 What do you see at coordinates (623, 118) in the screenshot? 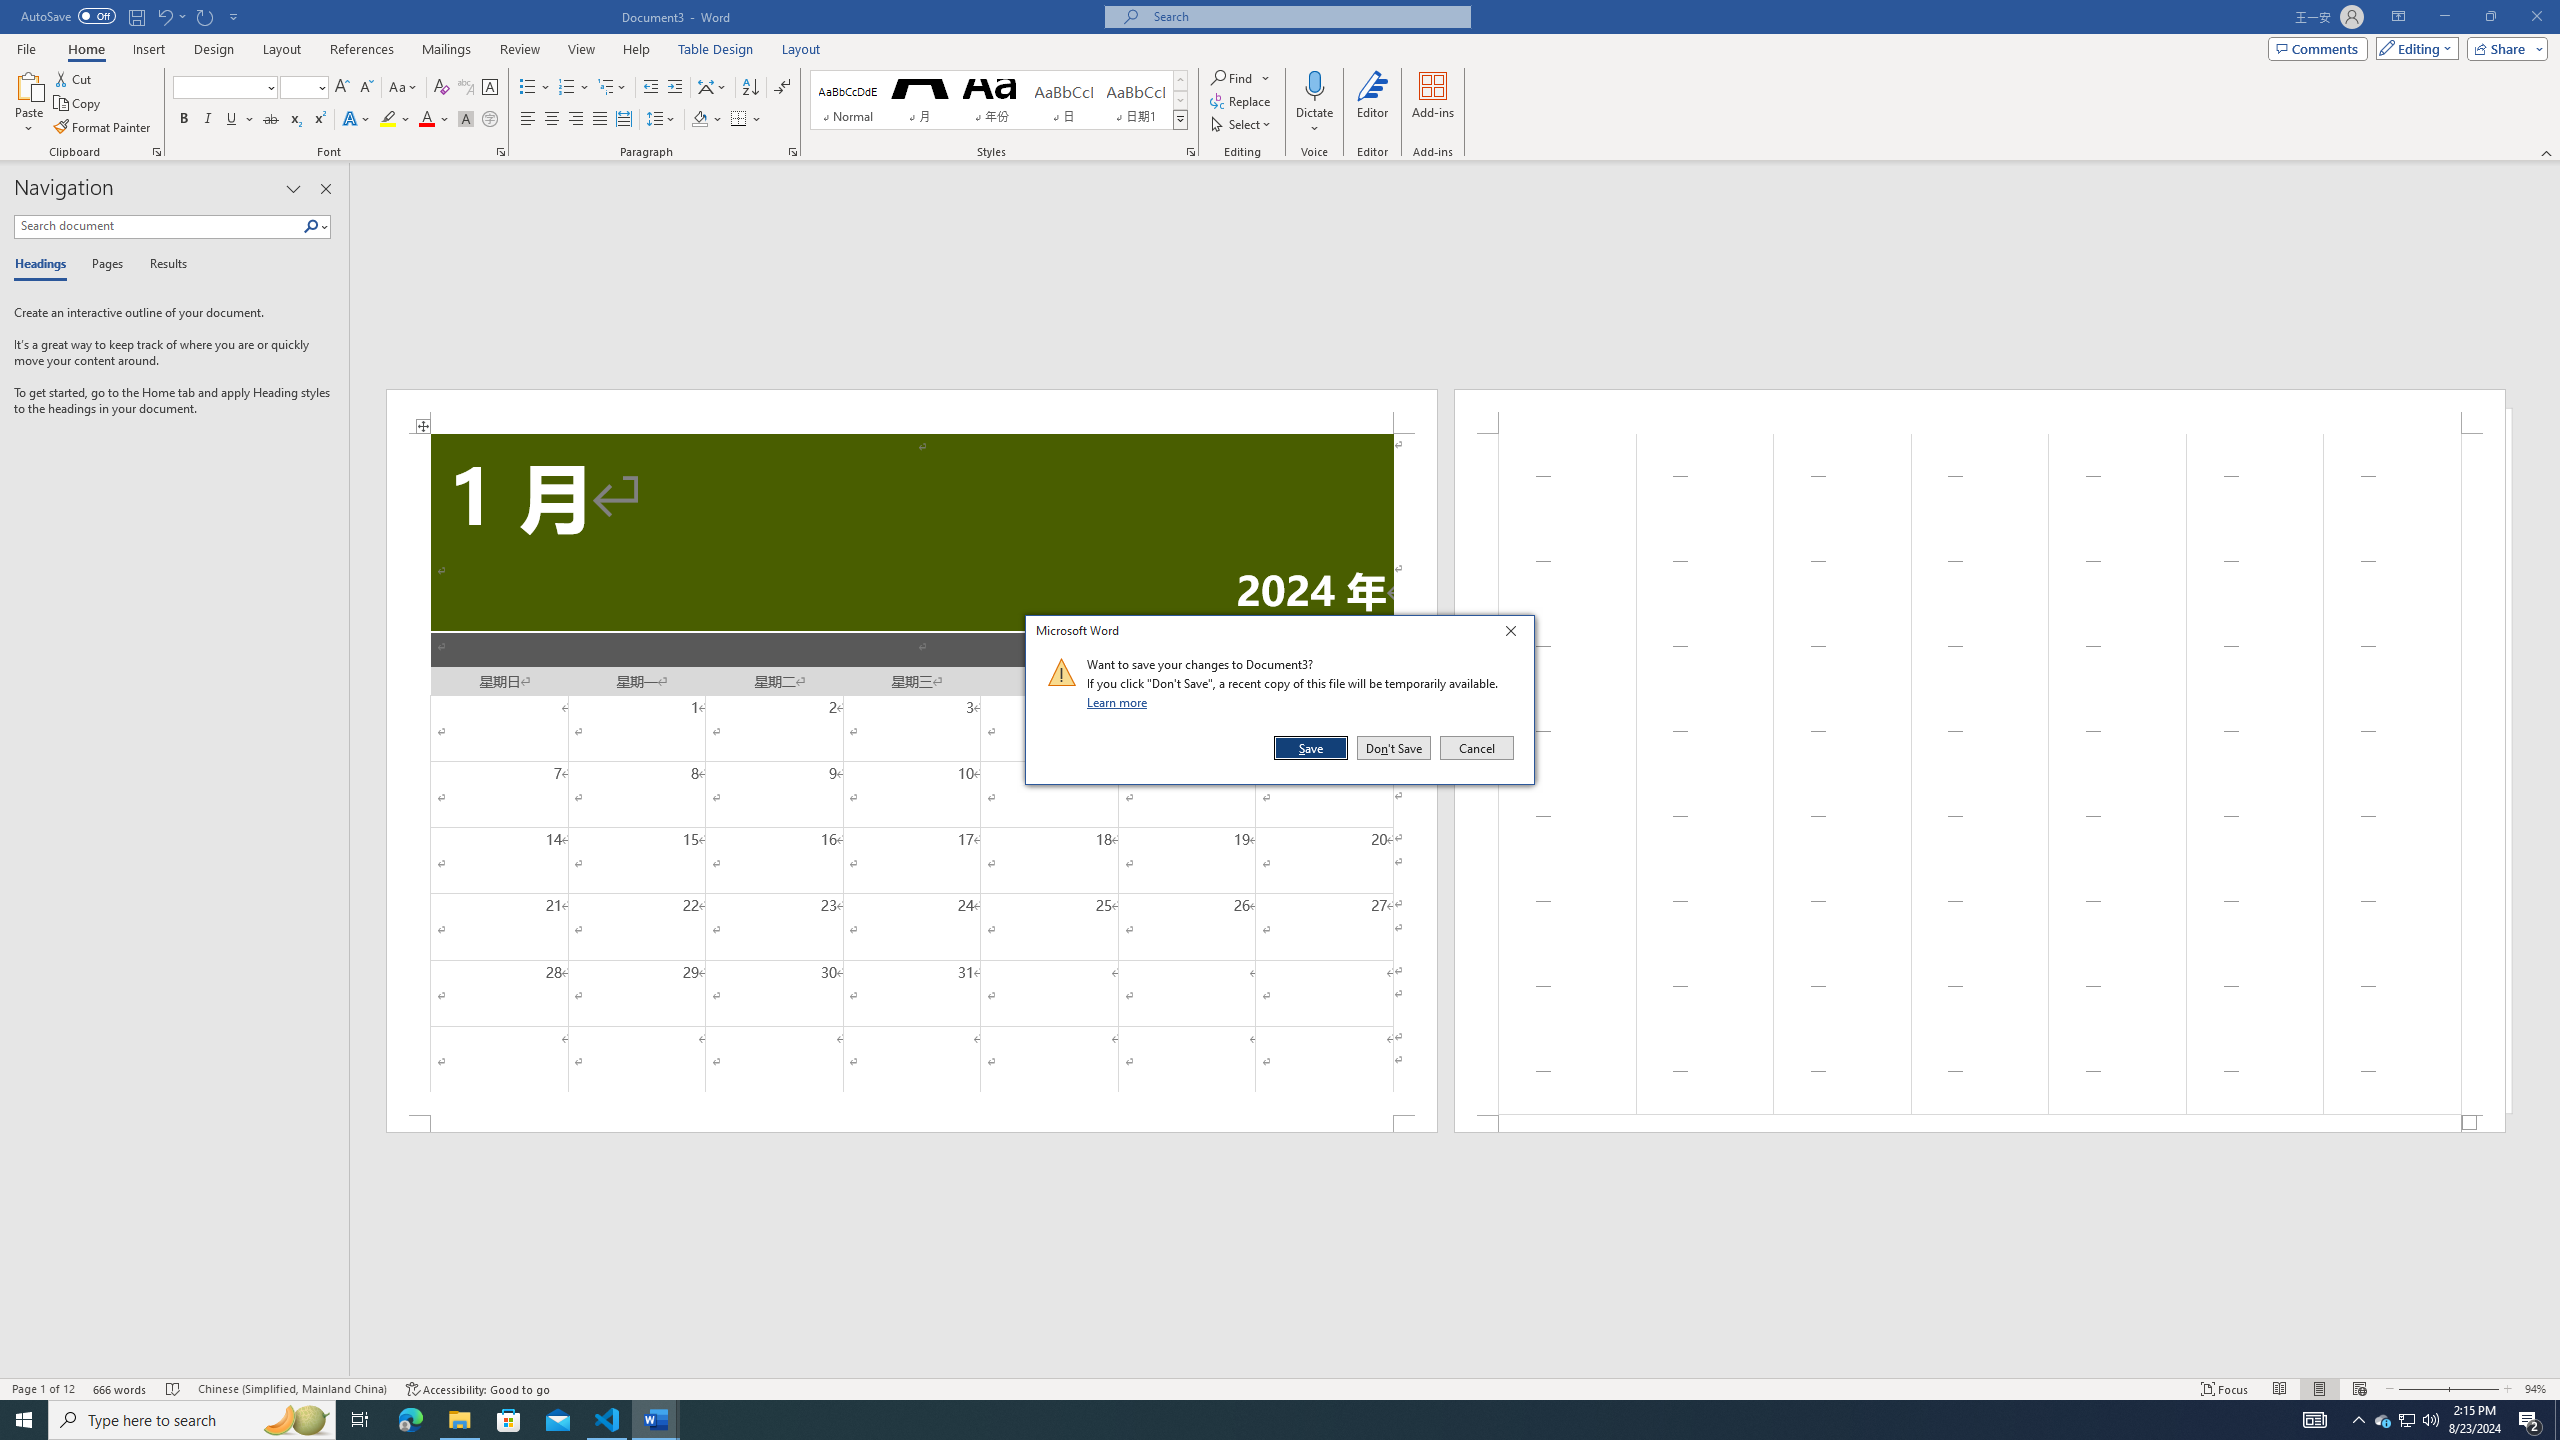
I see `'Distributed'` at bounding box center [623, 118].